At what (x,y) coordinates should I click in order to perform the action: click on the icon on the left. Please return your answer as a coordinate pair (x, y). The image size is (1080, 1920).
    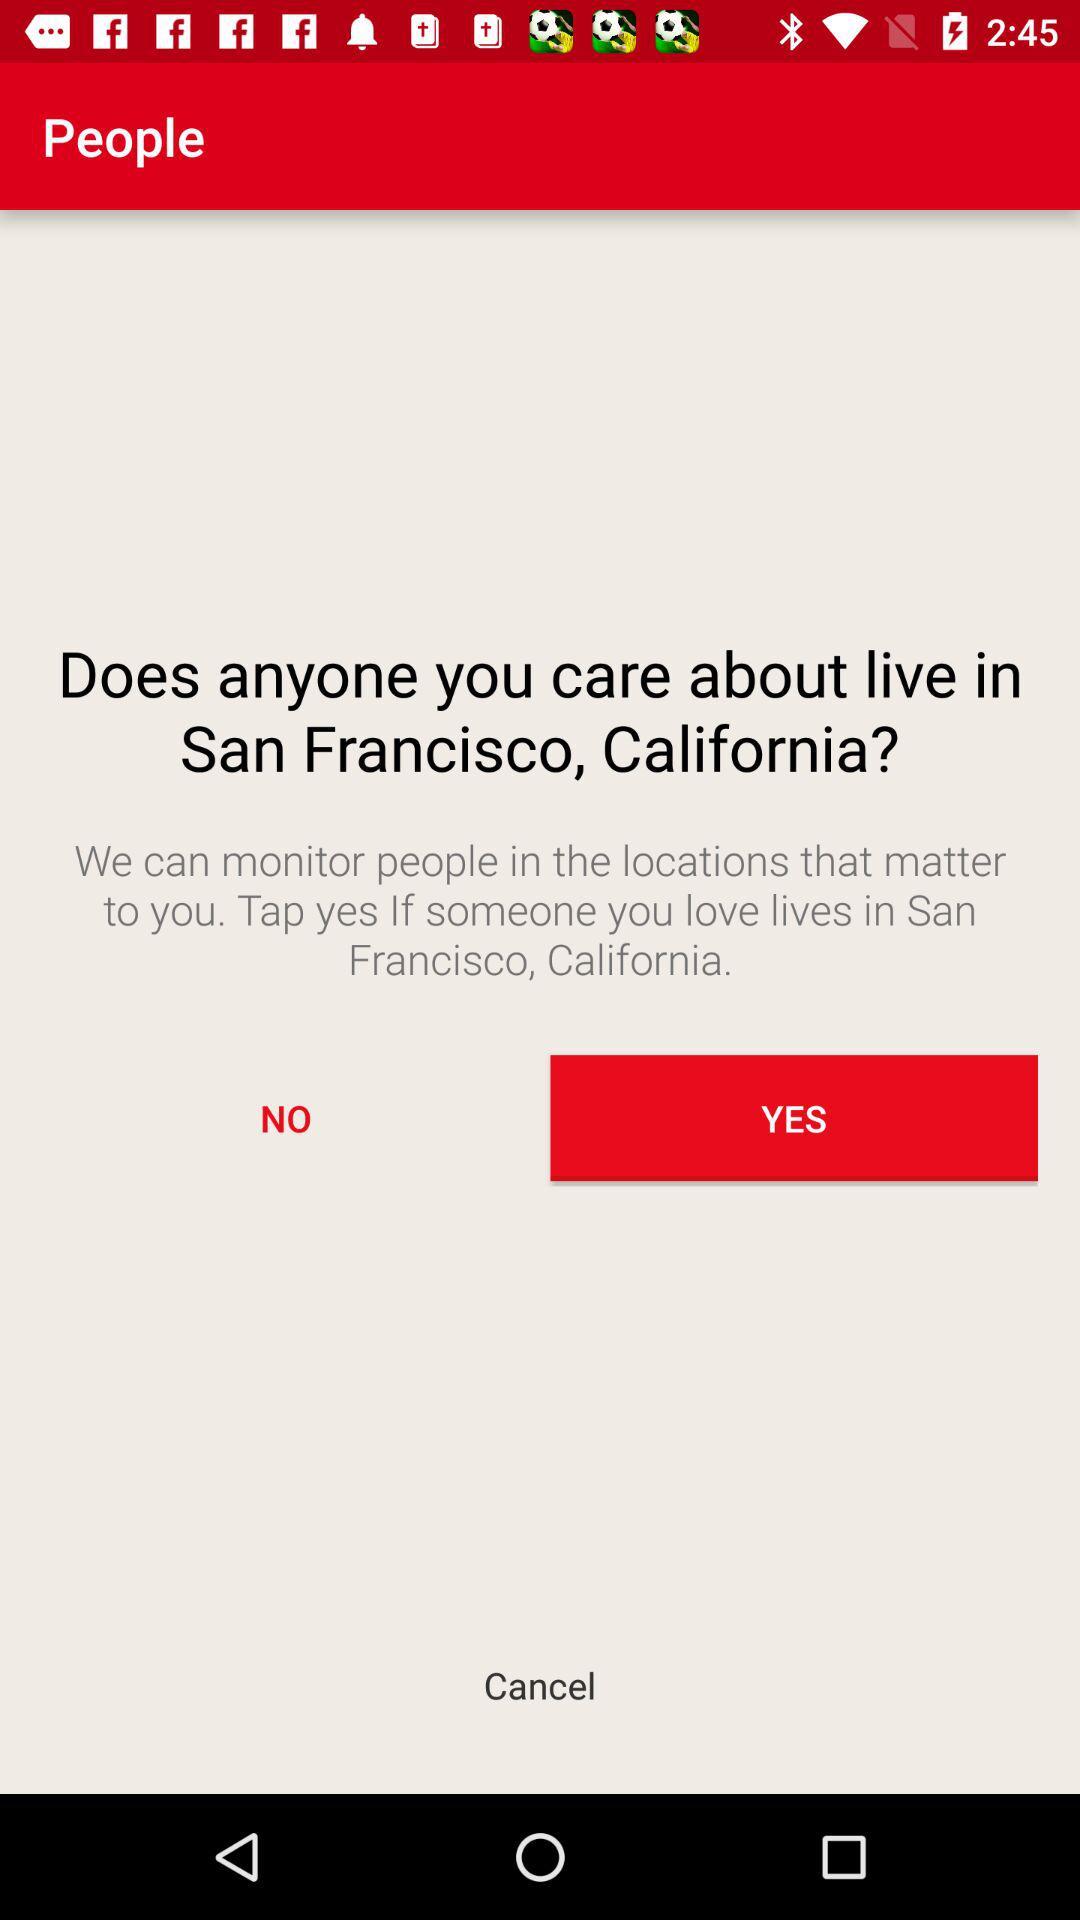
    Looking at the image, I should click on (285, 1117).